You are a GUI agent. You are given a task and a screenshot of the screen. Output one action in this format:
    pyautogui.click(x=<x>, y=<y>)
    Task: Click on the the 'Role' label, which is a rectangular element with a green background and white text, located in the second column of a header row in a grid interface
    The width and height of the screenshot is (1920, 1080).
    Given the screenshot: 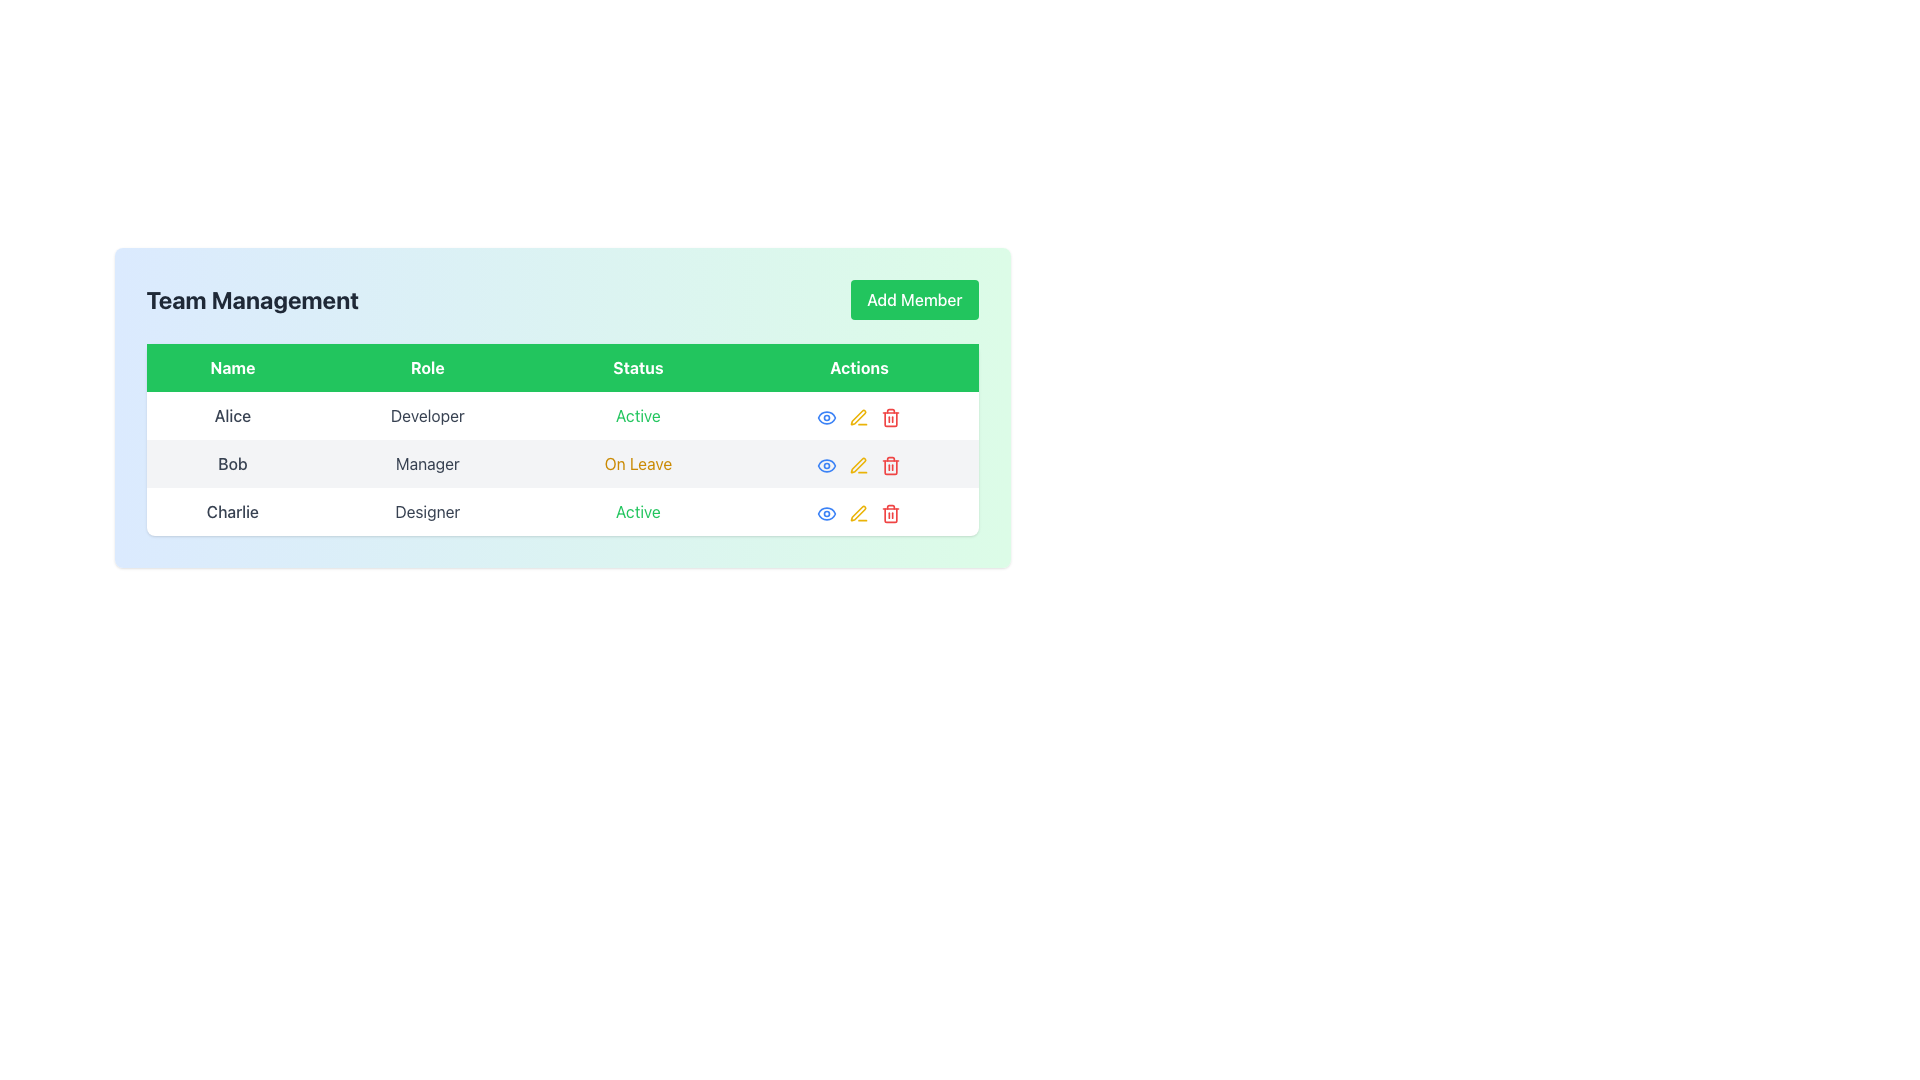 What is the action you would take?
    pyautogui.click(x=426, y=367)
    